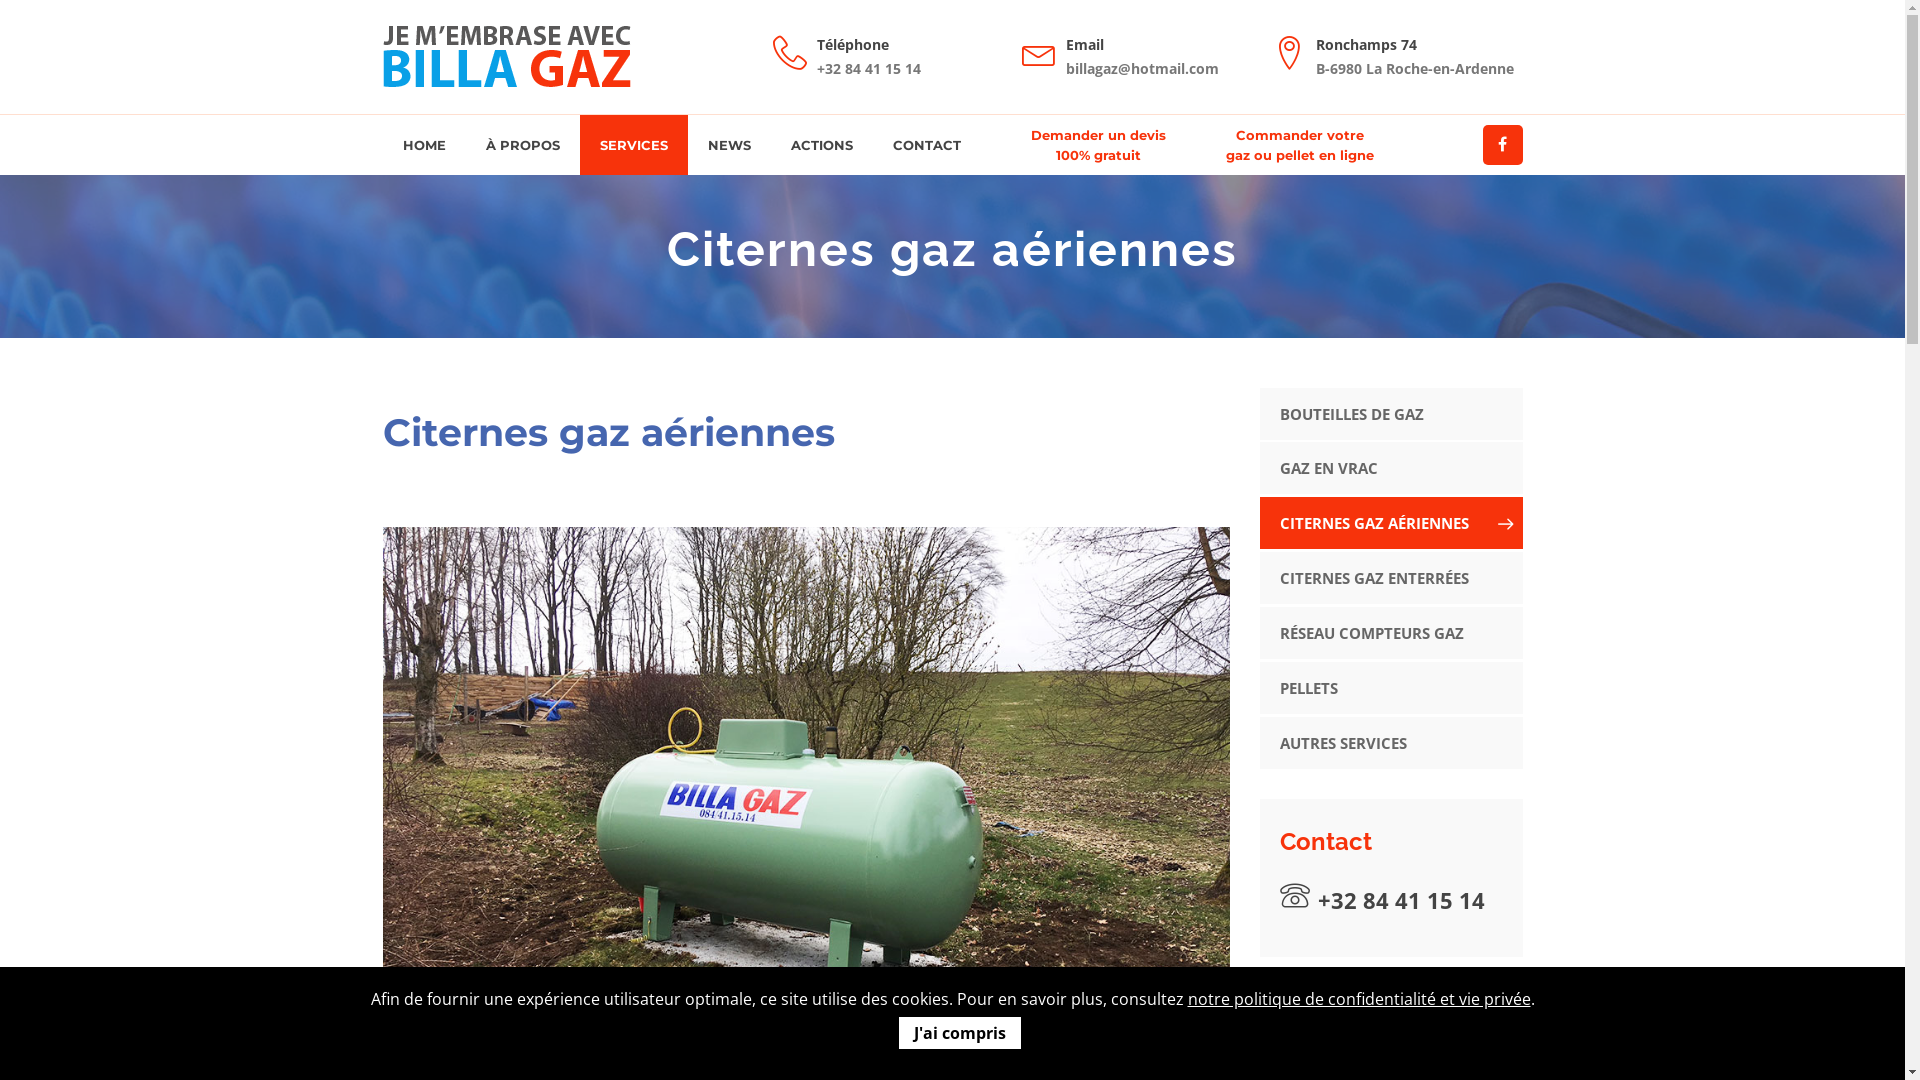 The width and height of the screenshot is (1920, 1080). I want to click on 'CONTACT', so click(872, 144).